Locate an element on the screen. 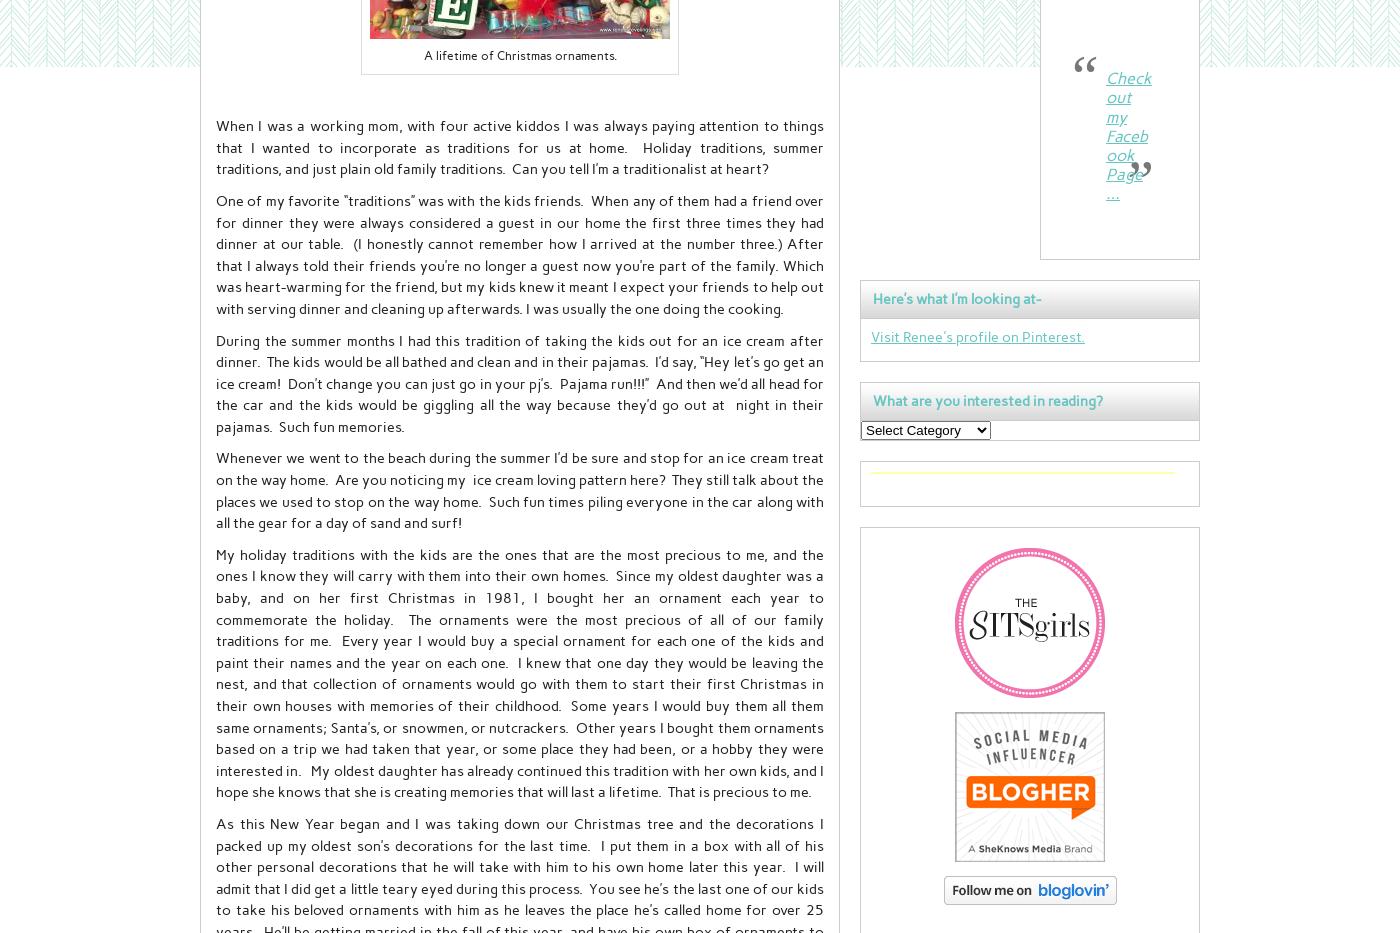  'When I was a working mom, with four active kiddos I was always paying attention to things that I wanted to incorporate as traditions for us at home.  Holiday traditions, summer traditions, and just plain old family traditions.  Can you tell I’m a traditionalist at heart?' is located at coordinates (519, 146).